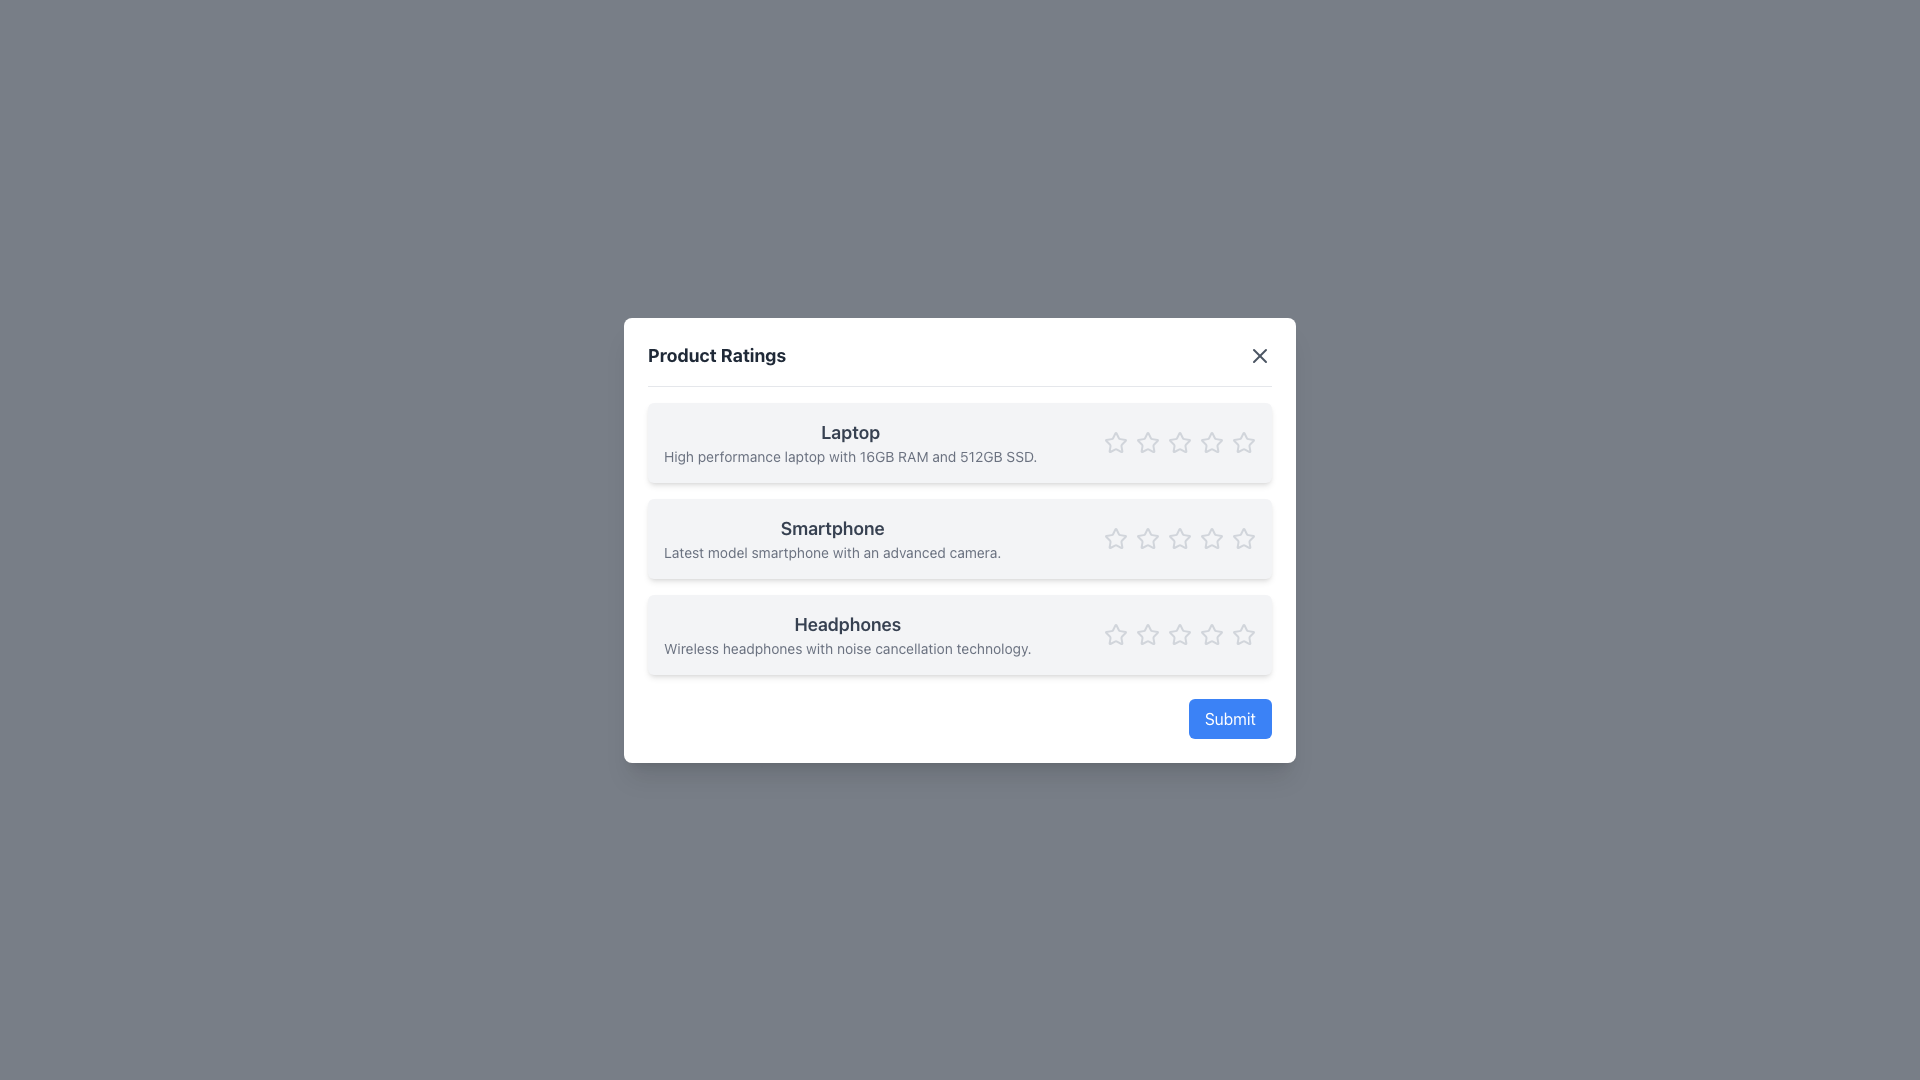 Image resolution: width=1920 pixels, height=1080 pixels. Describe the element at coordinates (1242, 634) in the screenshot. I see `the fifth star icon to rate the 'Headphones' product with the highest rating` at that location.